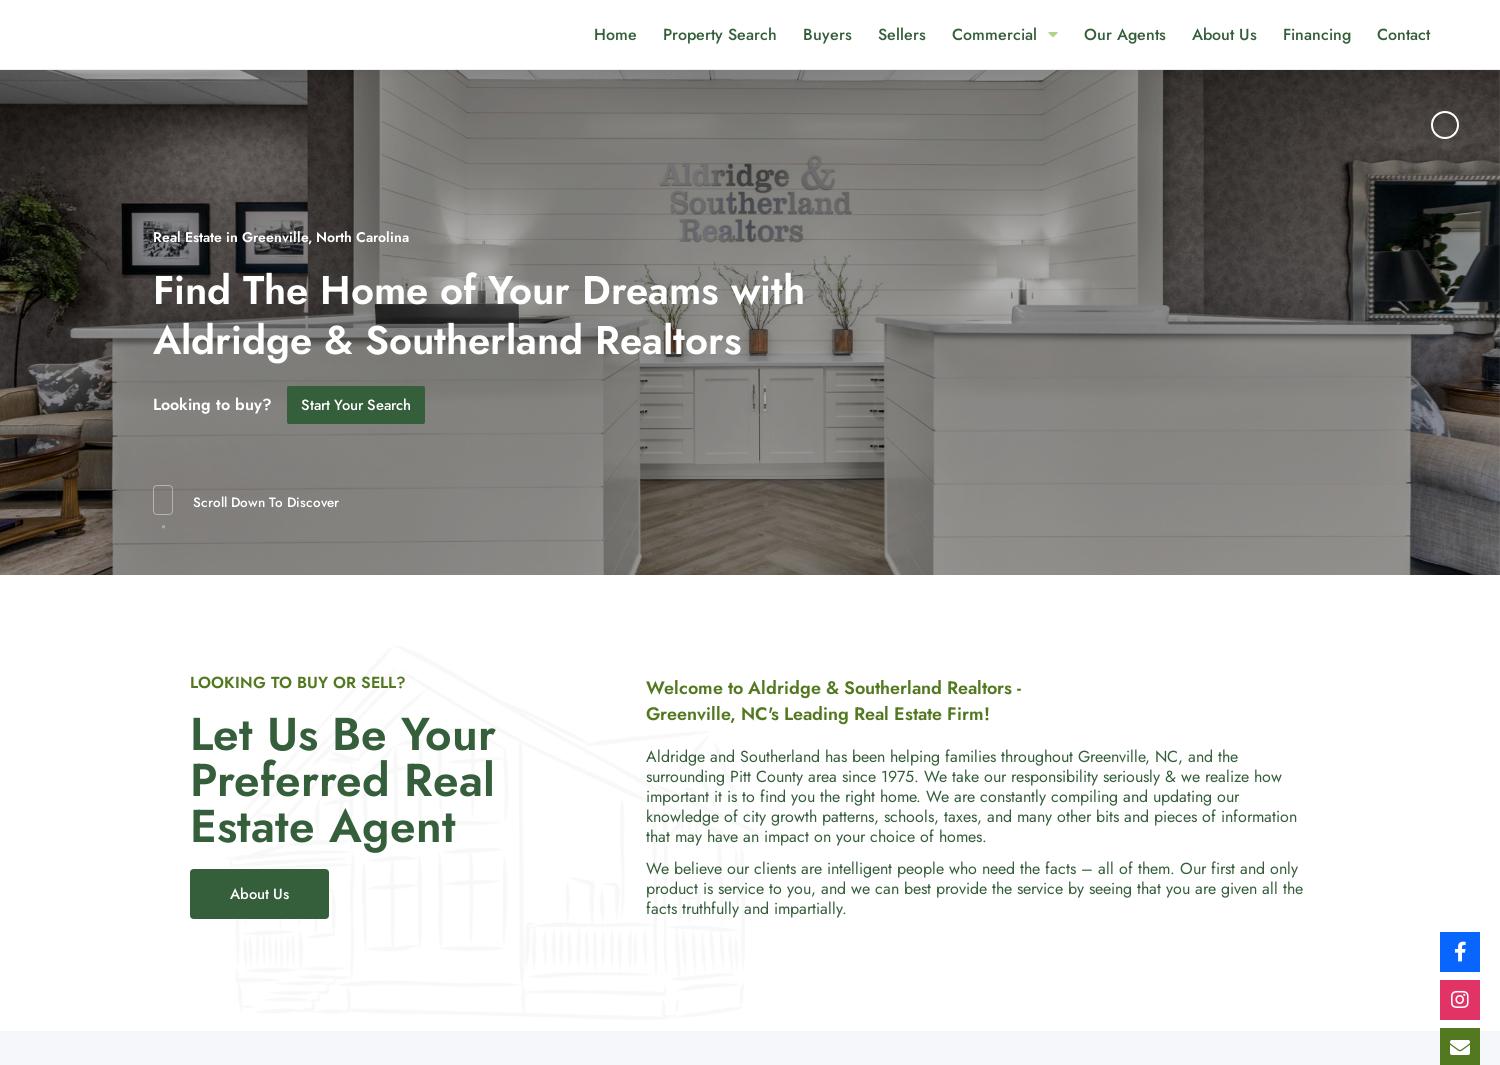 This screenshot has width=1500, height=1065. What do you see at coordinates (646, 687) in the screenshot?
I see `'Welcome to Aldridge & Southerland Realtors -'` at bounding box center [646, 687].